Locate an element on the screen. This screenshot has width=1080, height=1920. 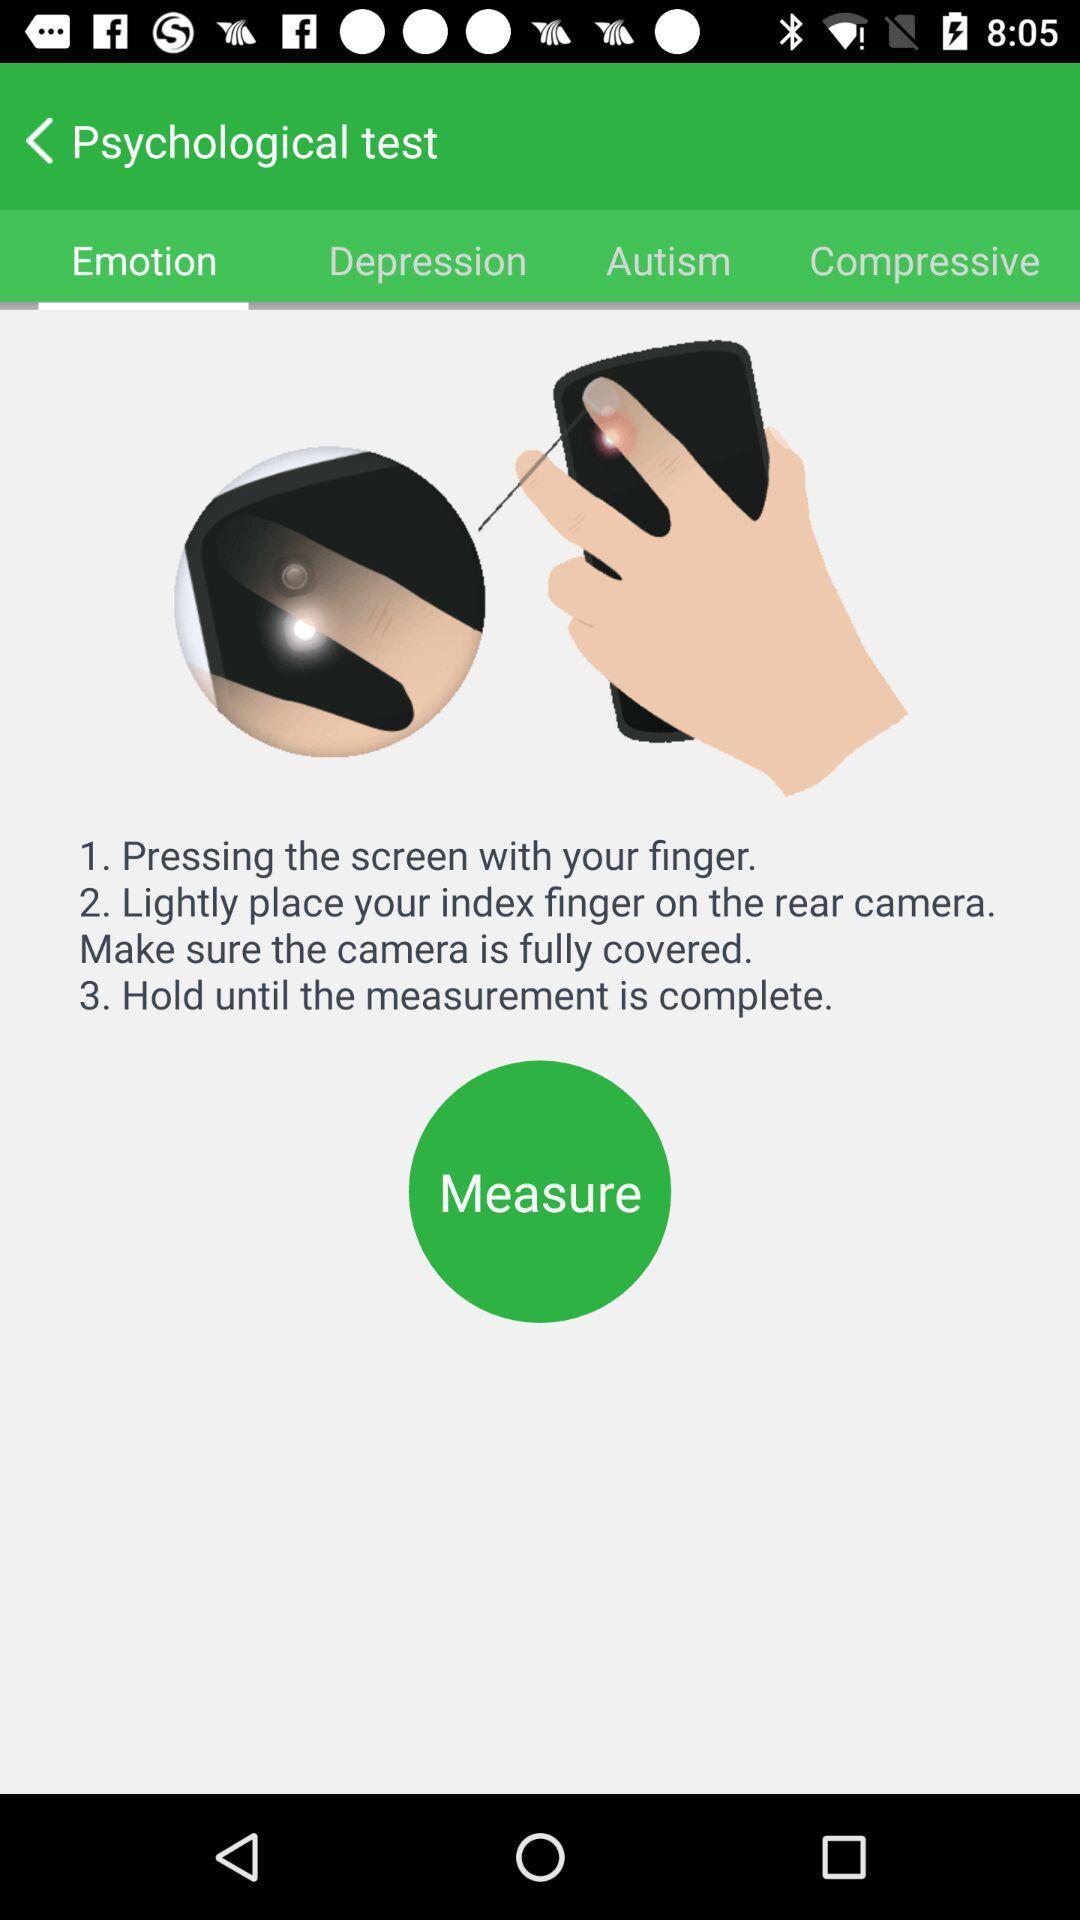
icon next to depression icon is located at coordinates (143, 258).